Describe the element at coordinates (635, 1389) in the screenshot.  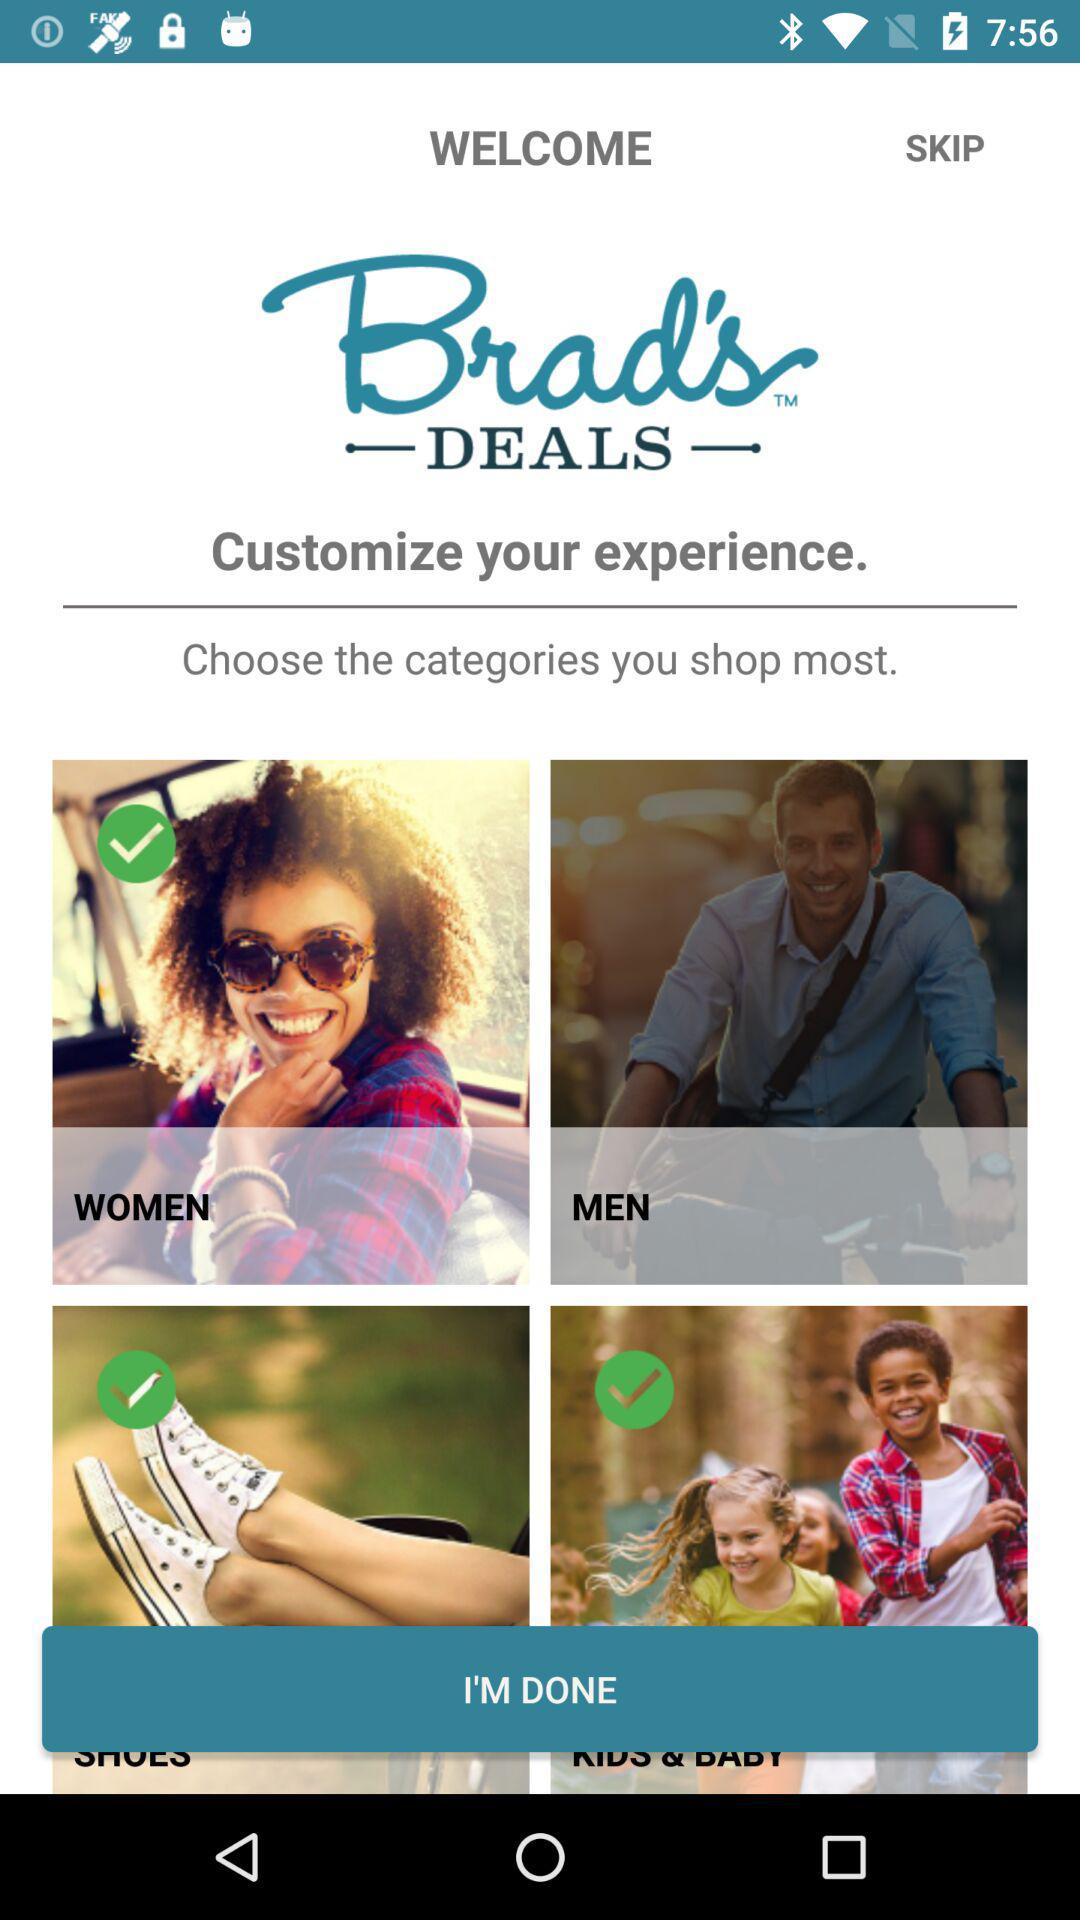
I see `the icon at the top of second image in second row` at that location.